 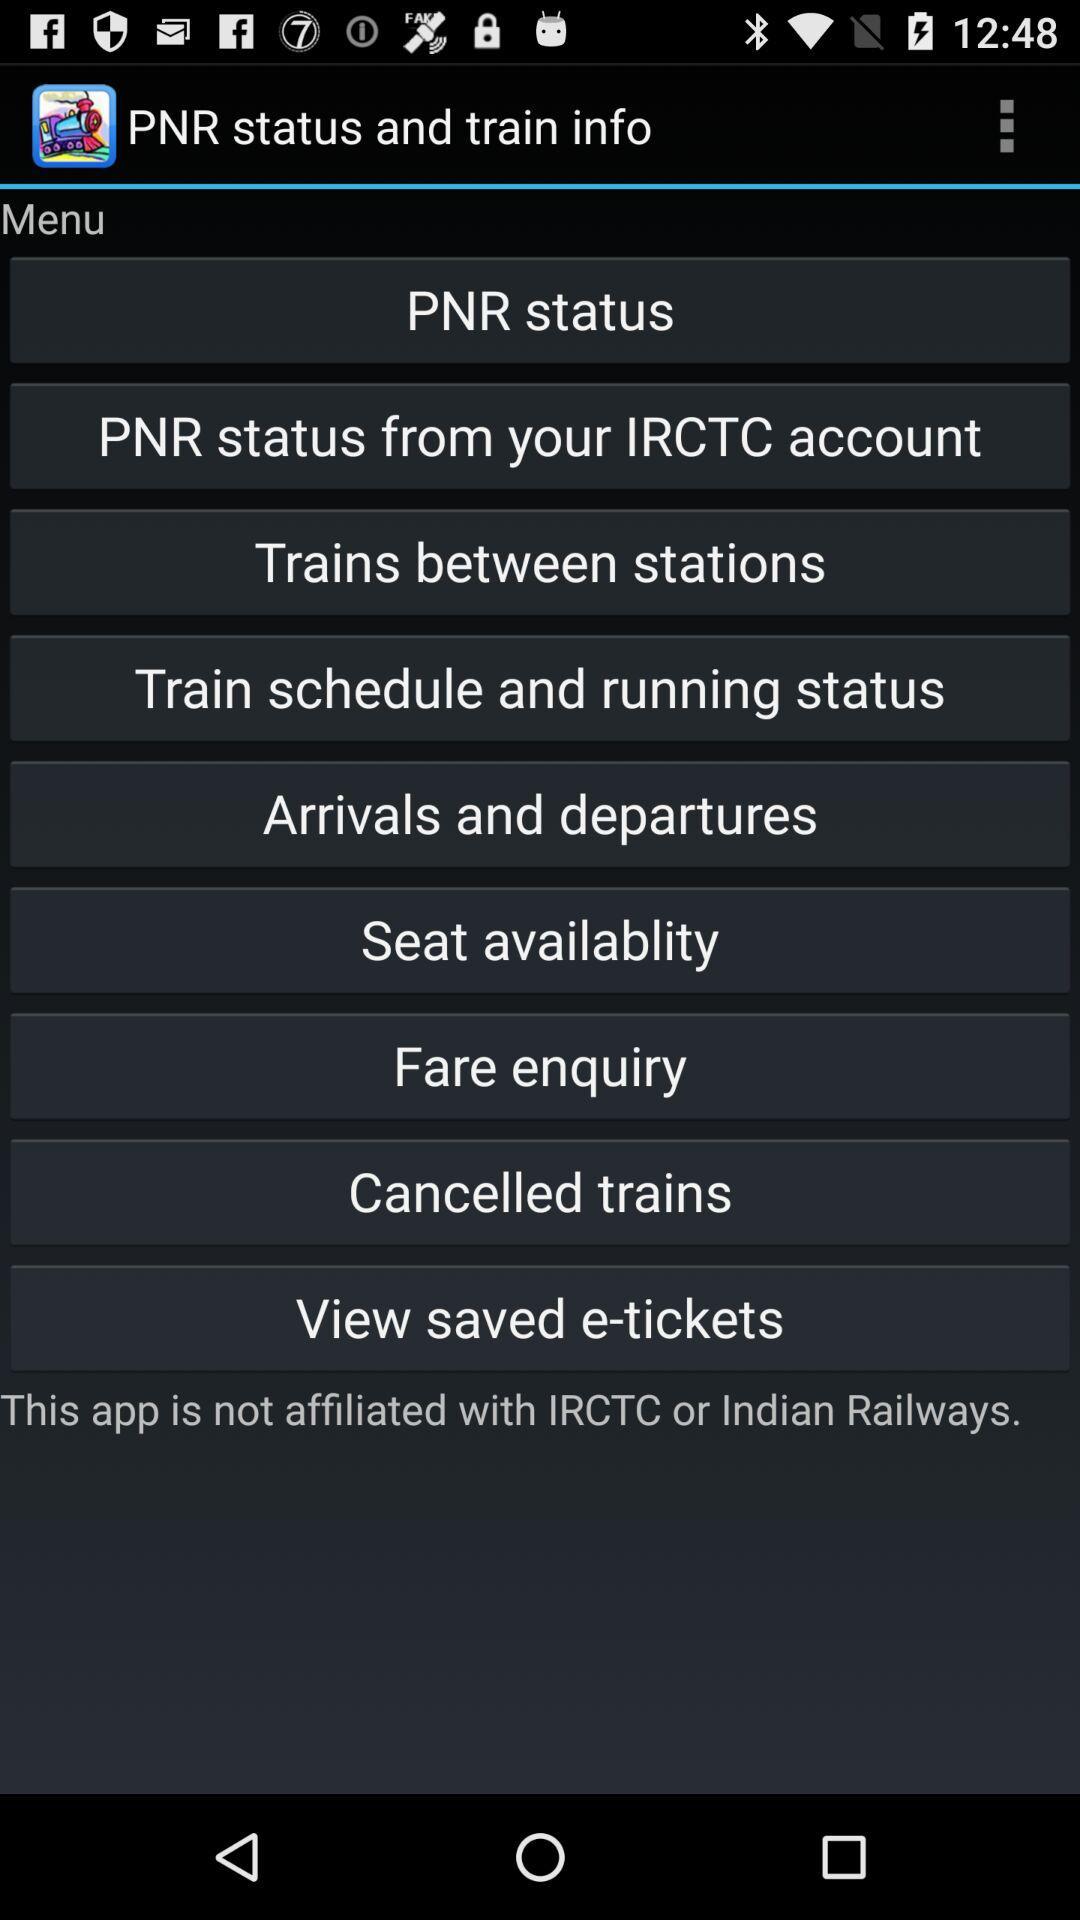 I want to click on view saved e item, so click(x=540, y=1316).